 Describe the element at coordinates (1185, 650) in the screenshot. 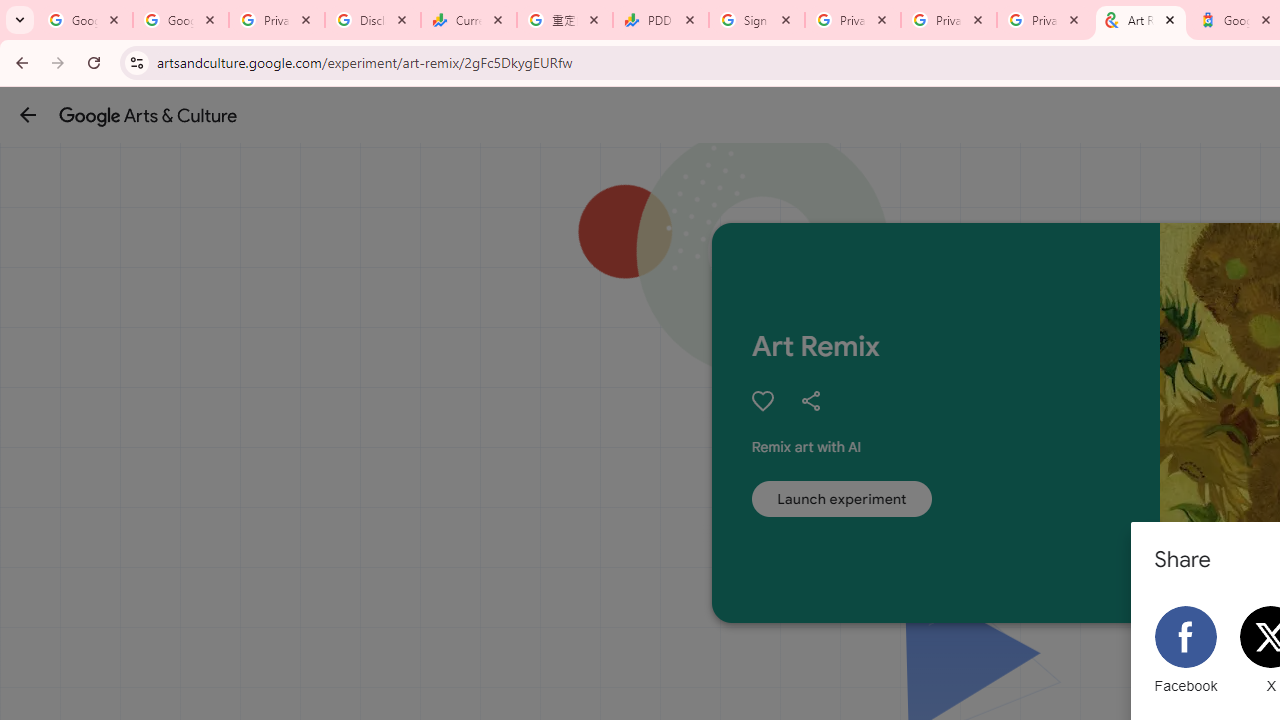

I see `'Share on Facebook'` at that location.